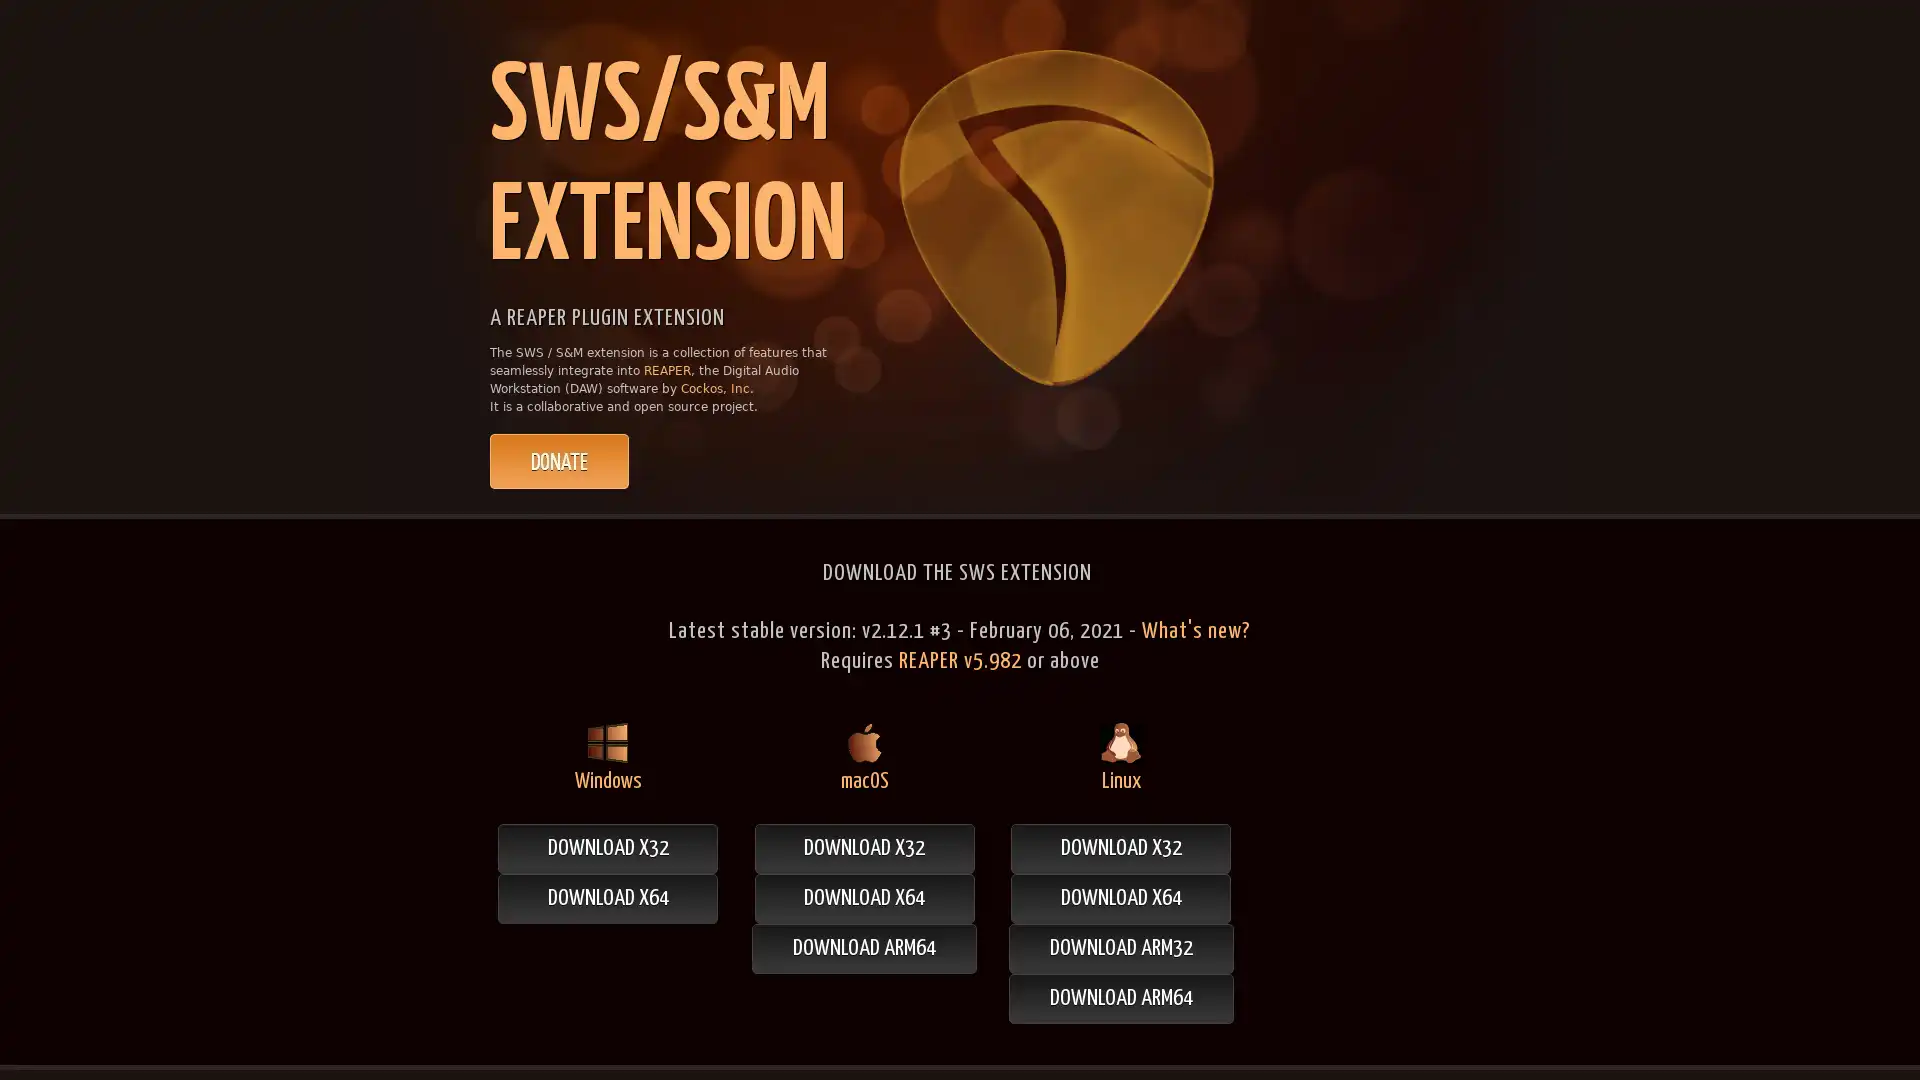 This screenshot has width=1920, height=1080. What do you see at coordinates (638, 897) in the screenshot?
I see `DOWNLOAD X64` at bounding box center [638, 897].